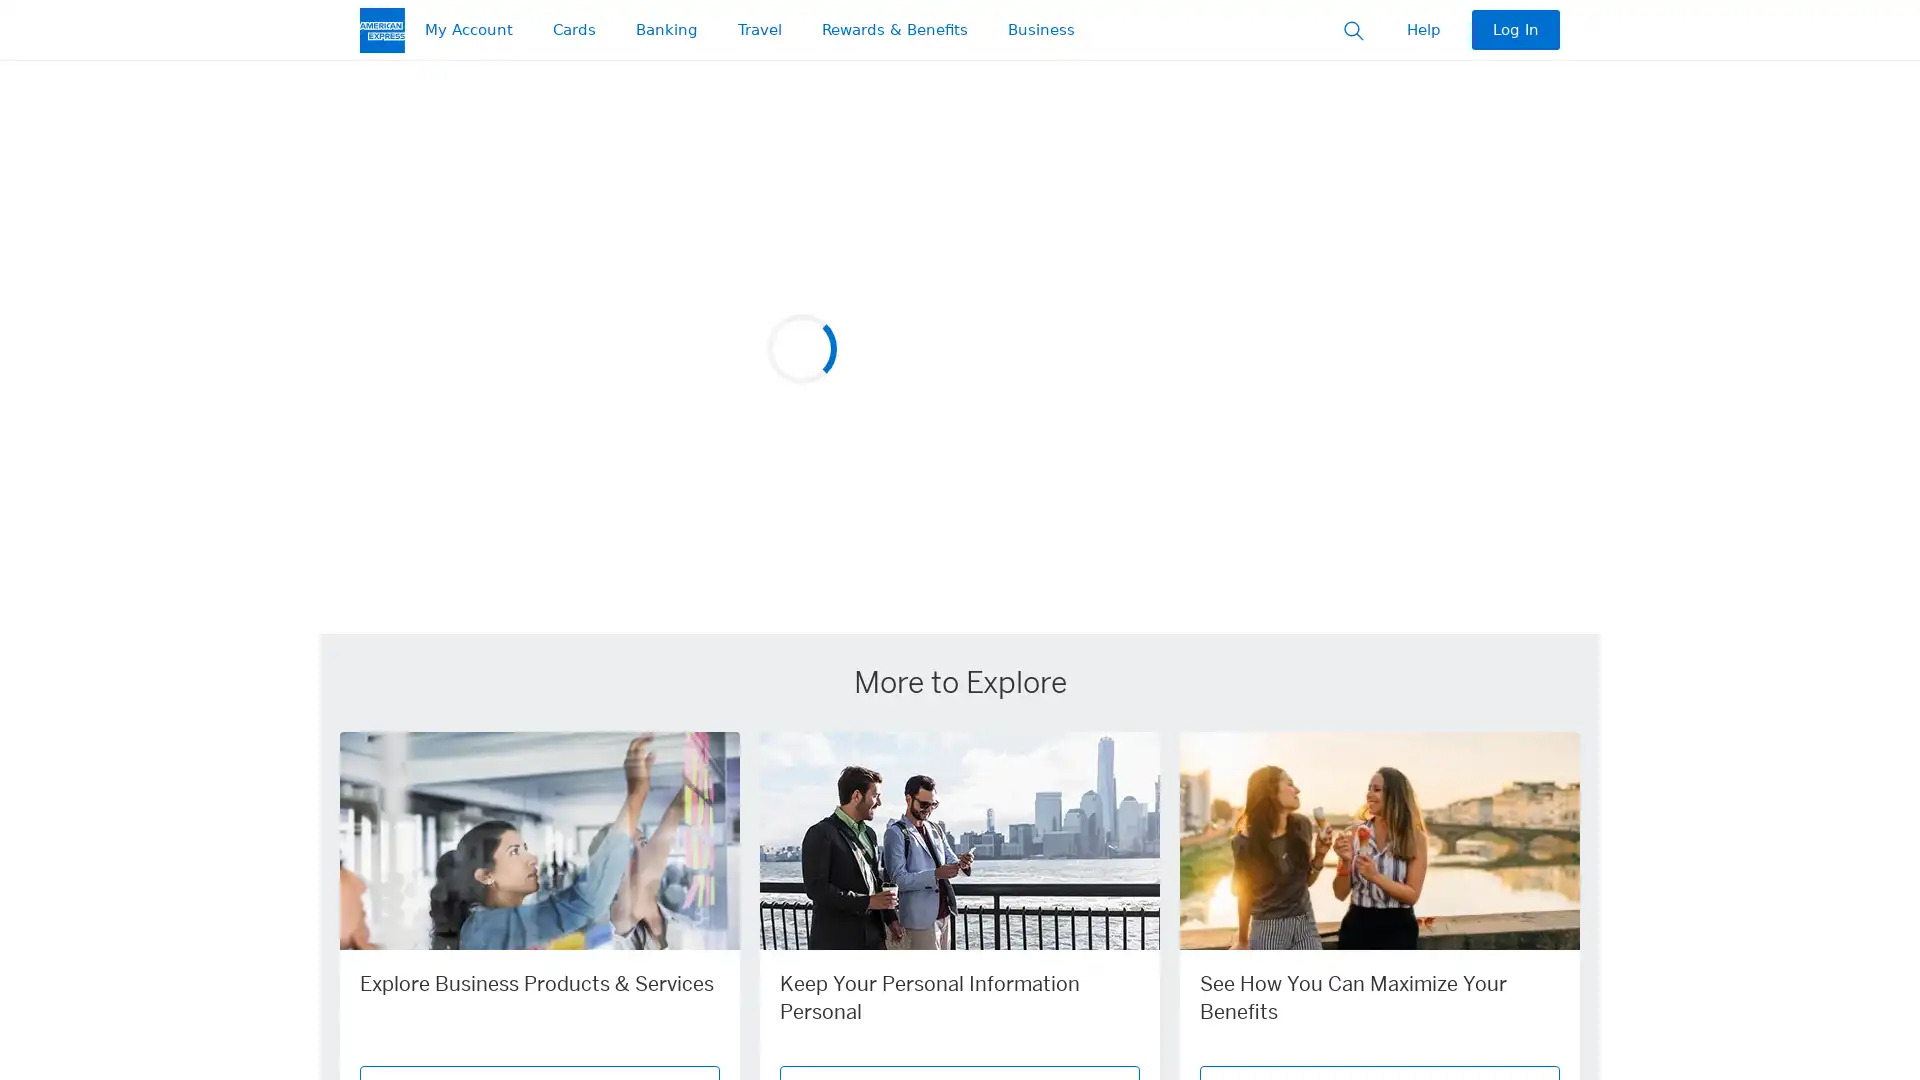 The width and height of the screenshot is (1920, 1080). What do you see at coordinates (866, 866) in the screenshot?
I see `Previous Slide` at bounding box center [866, 866].